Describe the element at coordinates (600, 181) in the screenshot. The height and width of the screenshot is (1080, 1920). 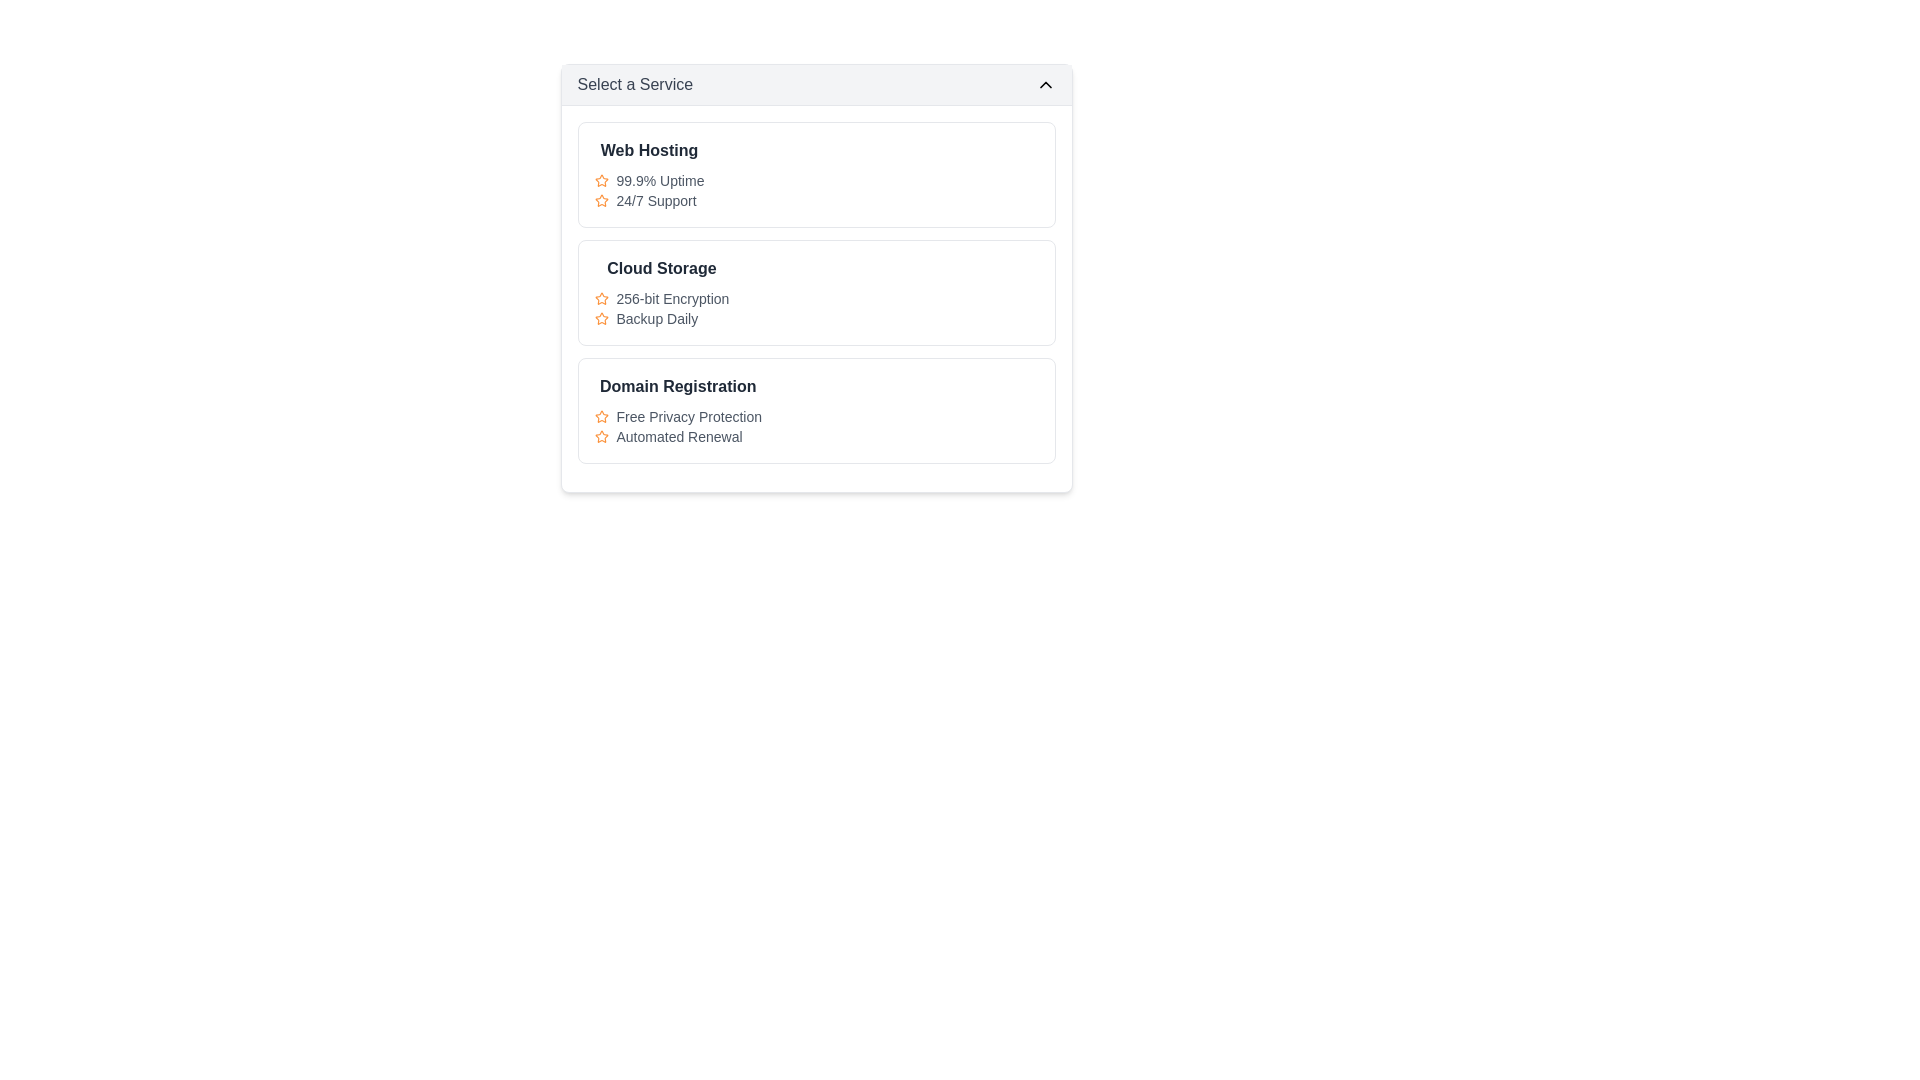
I see `the star icon representing '99.9% Uptime' in the 'Web Hosting' section of the service selection interface` at that location.